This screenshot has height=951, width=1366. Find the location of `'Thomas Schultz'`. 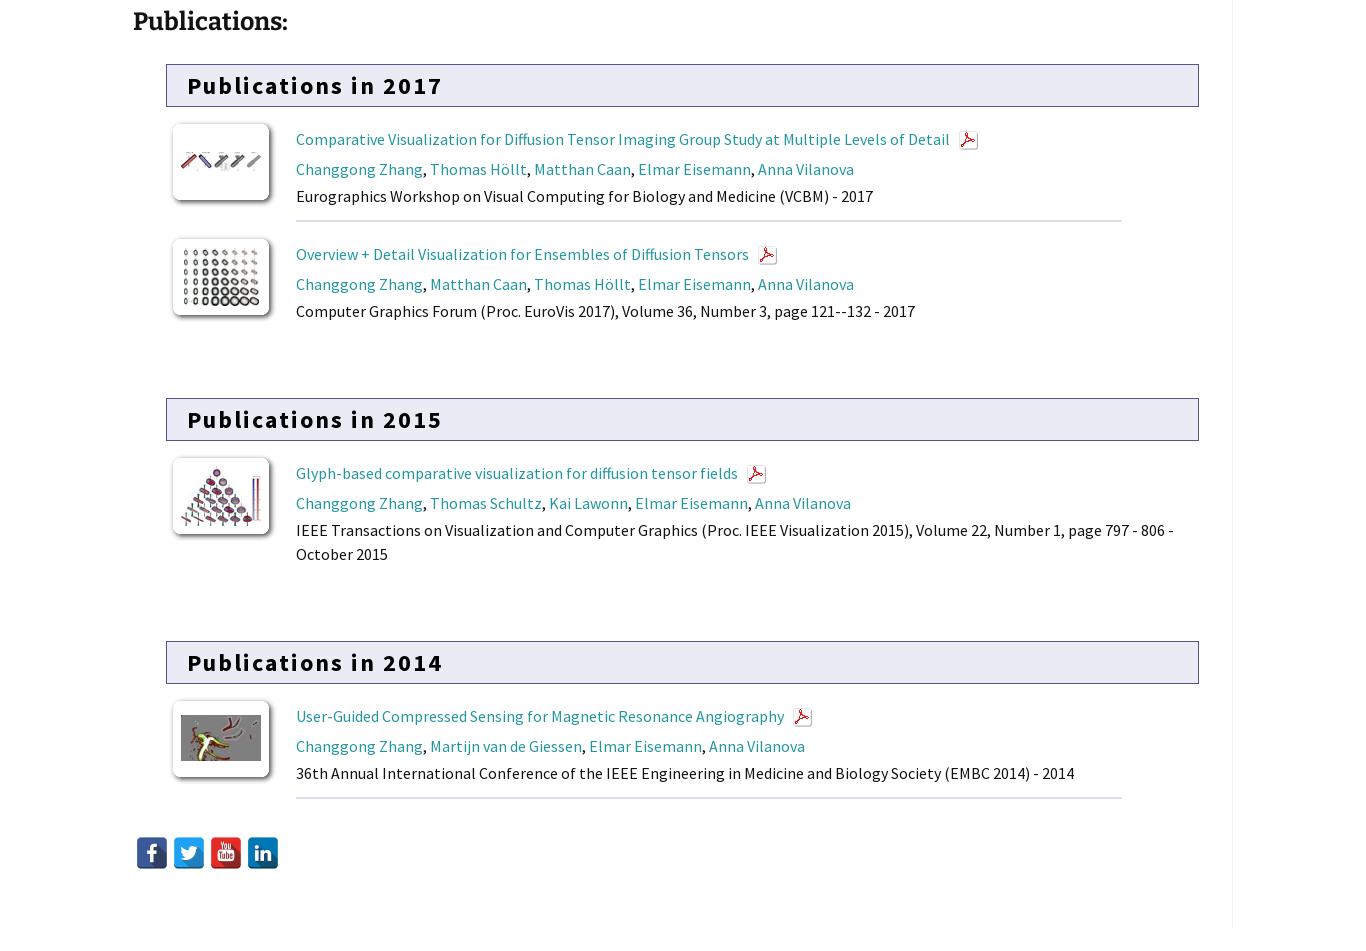

'Thomas Schultz' is located at coordinates (485, 501).